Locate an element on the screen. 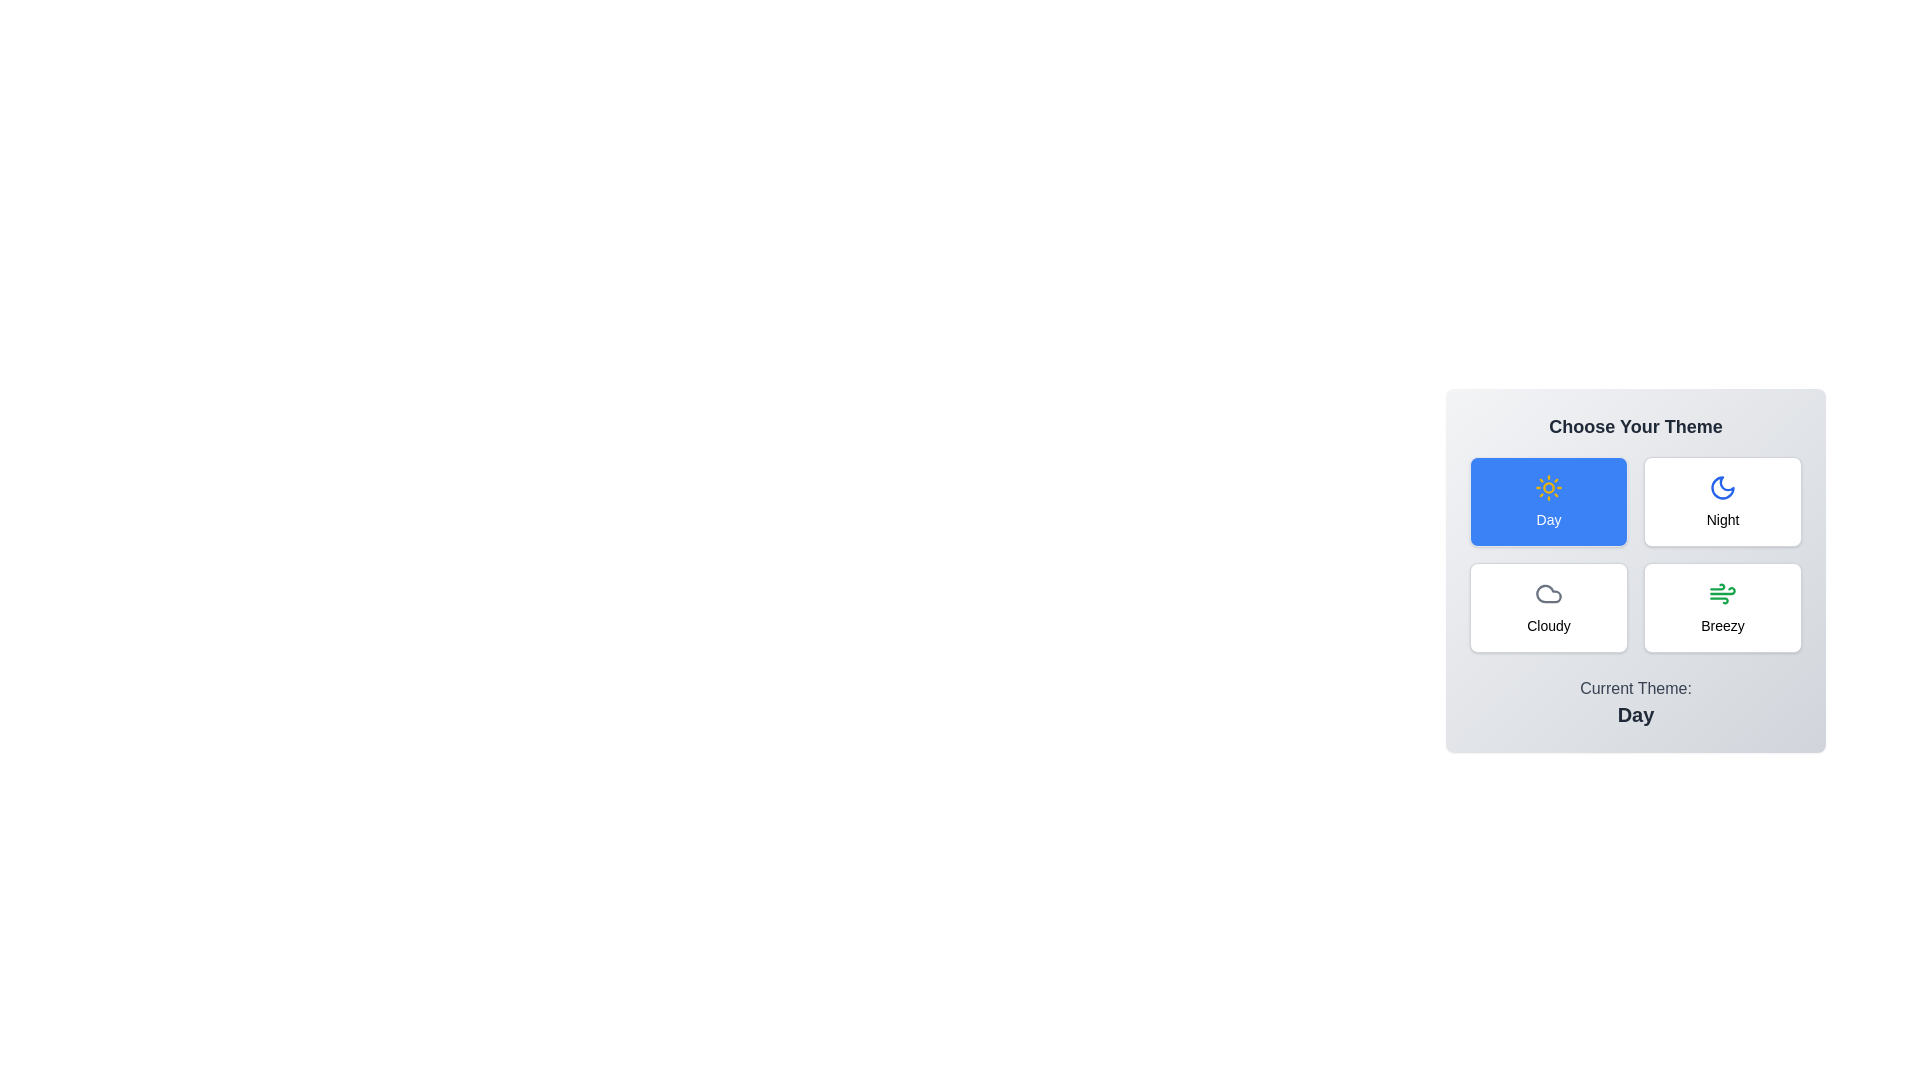 Image resolution: width=1920 pixels, height=1080 pixels. the Breezy button to observe its hover effect is located at coordinates (1722, 607).